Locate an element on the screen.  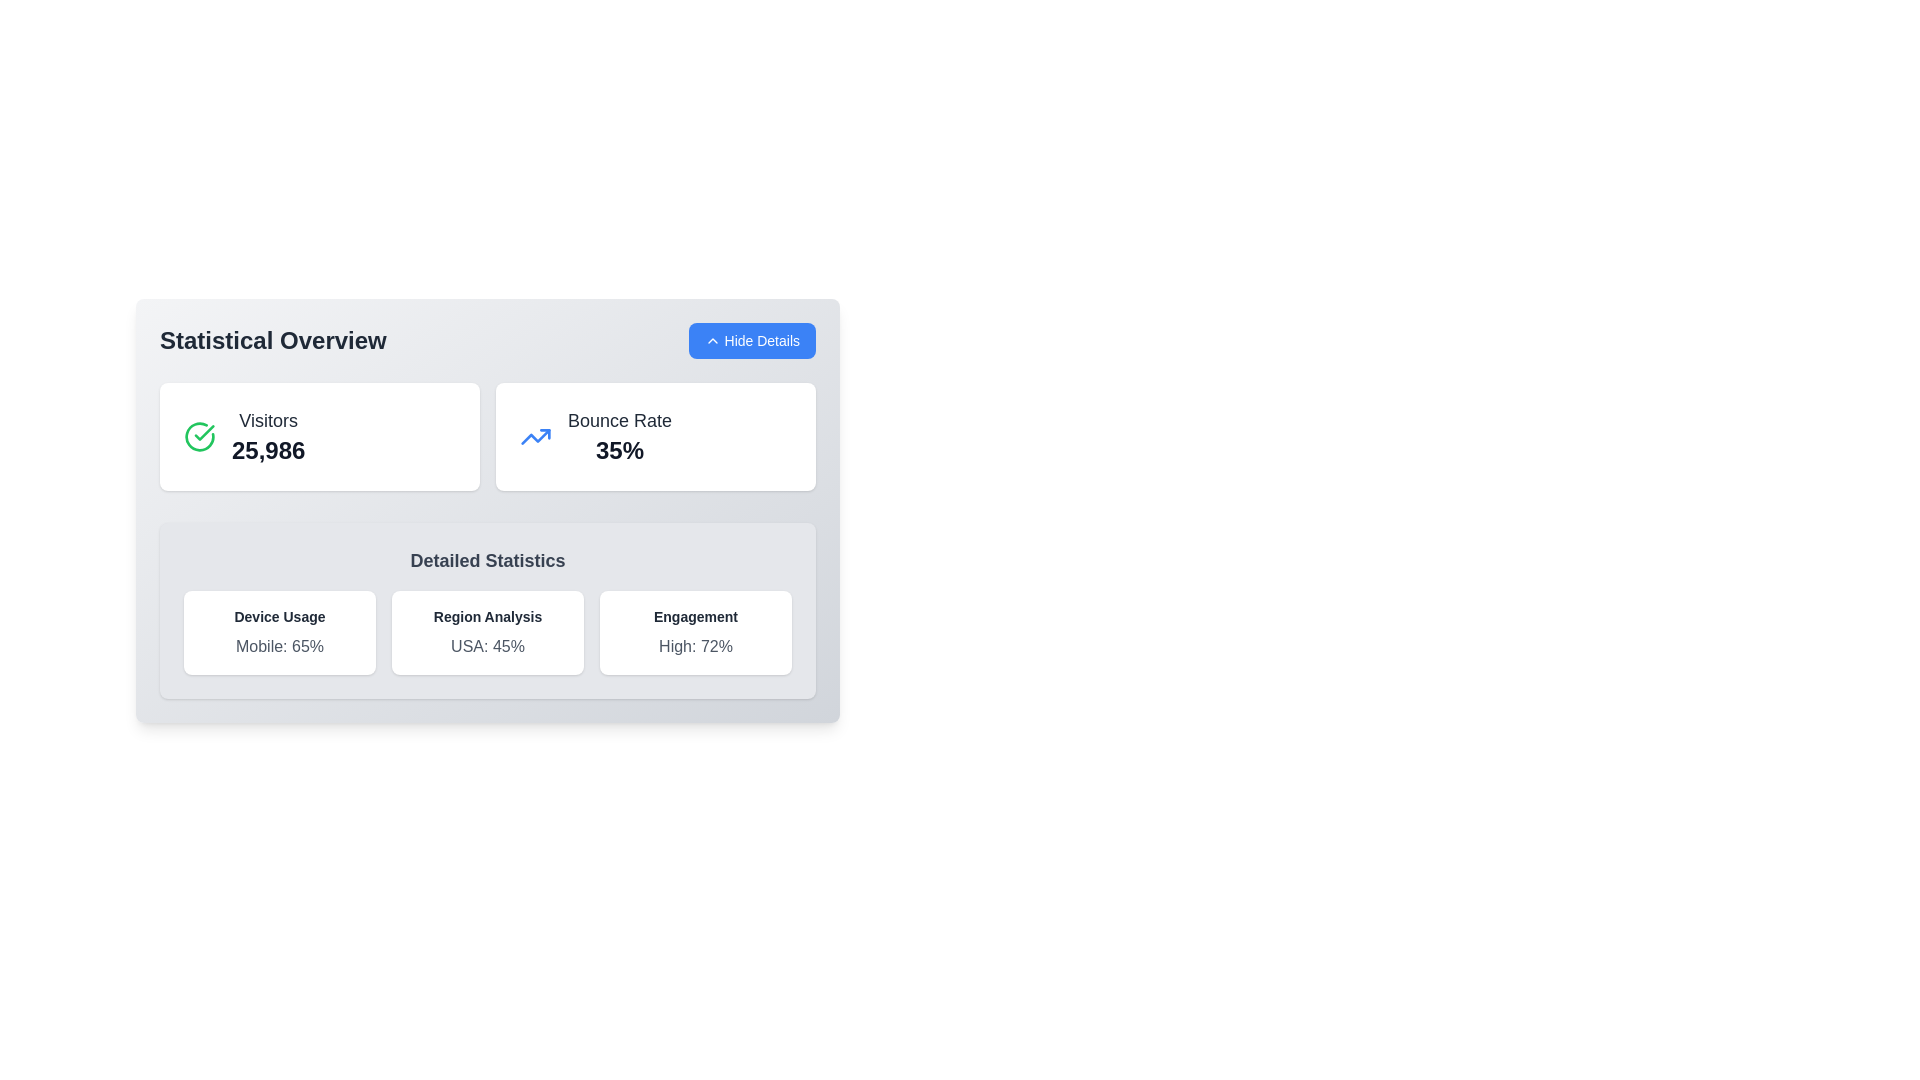
the bold text label reading 'Region Analysis', which is styled in small font and is located under the 'Detailed Statistics' section, positioned above 'USA: 45%' is located at coordinates (488, 616).